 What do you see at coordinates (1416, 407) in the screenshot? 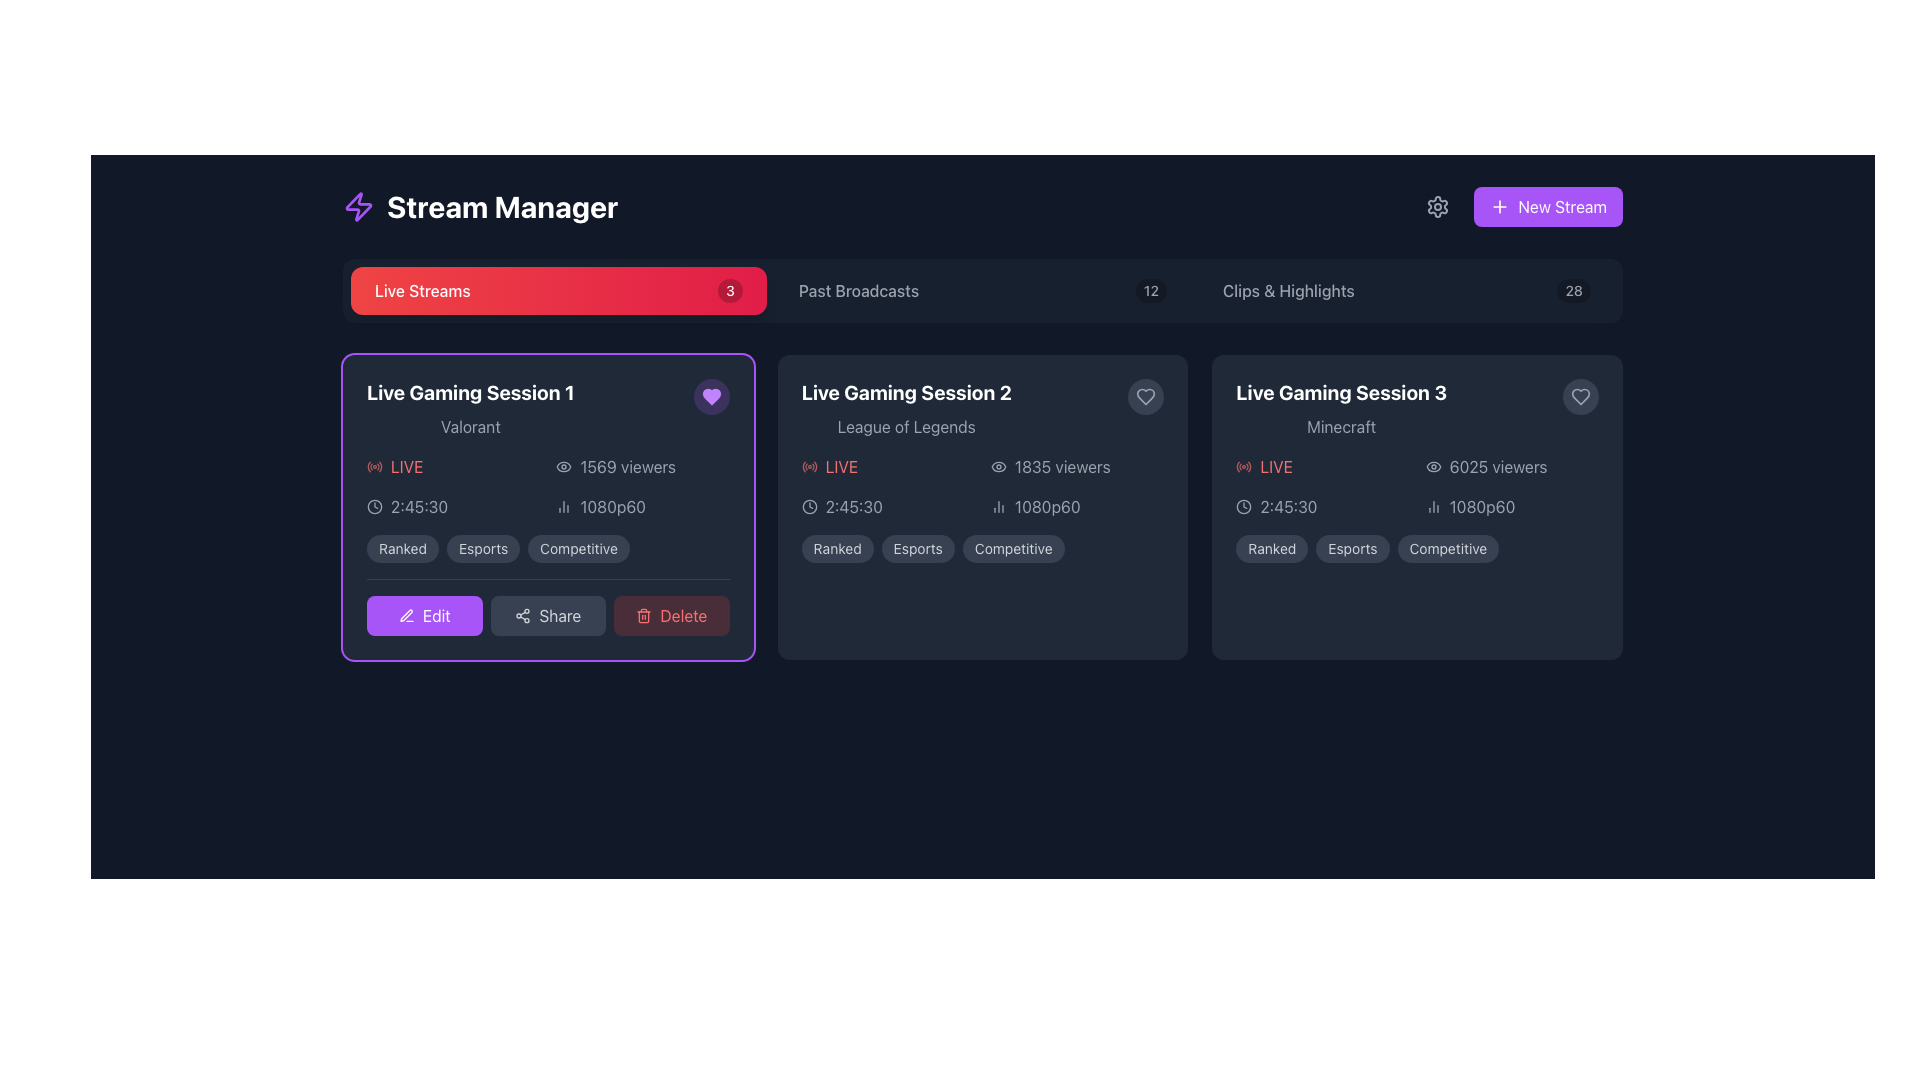
I see `the interactive heart icon located at the right side of the 'Live Gaming Session 3' card header, which displays 'Live Gaming Session 3' in bold white font and 'Minecraft' in gray below it` at bounding box center [1416, 407].